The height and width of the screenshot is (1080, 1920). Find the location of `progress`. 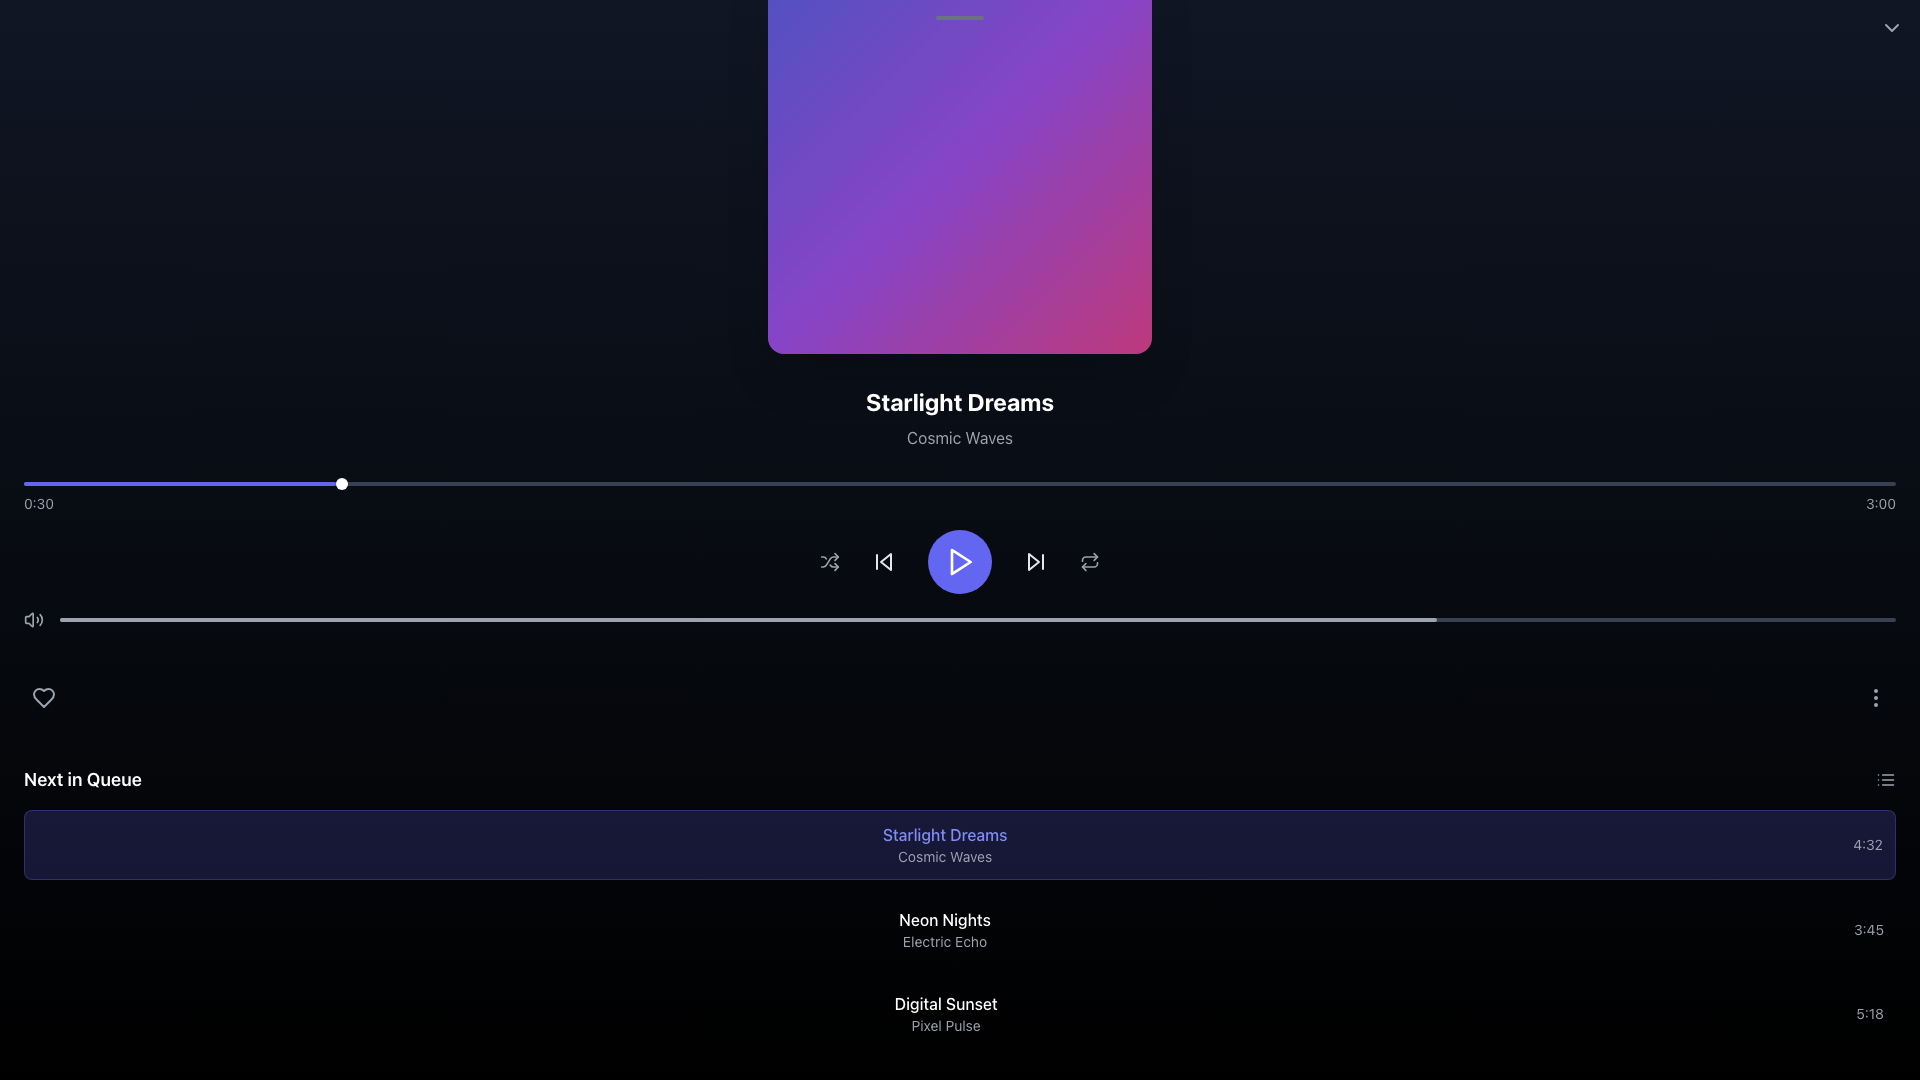

progress is located at coordinates (135, 483).